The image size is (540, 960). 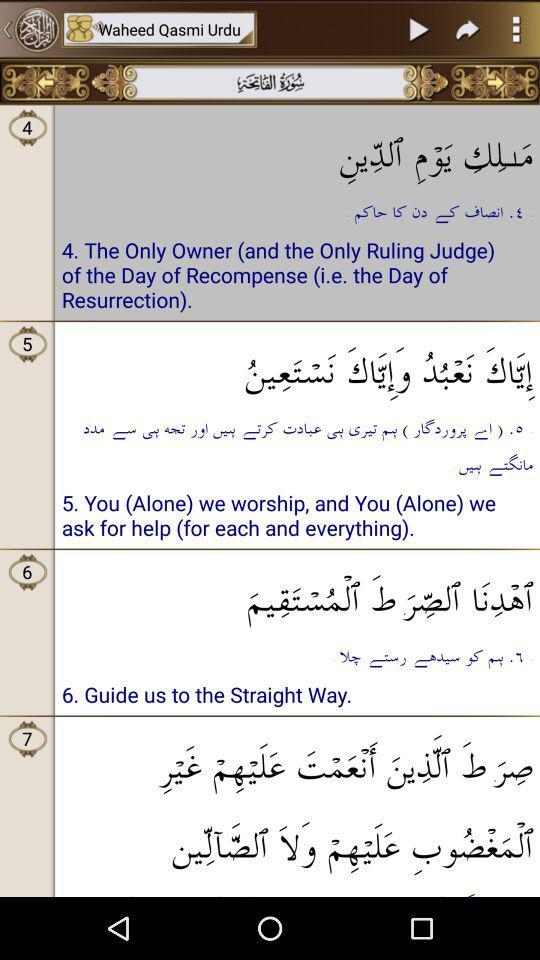 What do you see at coordinates (419, 30) in the screenshot?
I see `the play icon` at bounding box center [419, 30].